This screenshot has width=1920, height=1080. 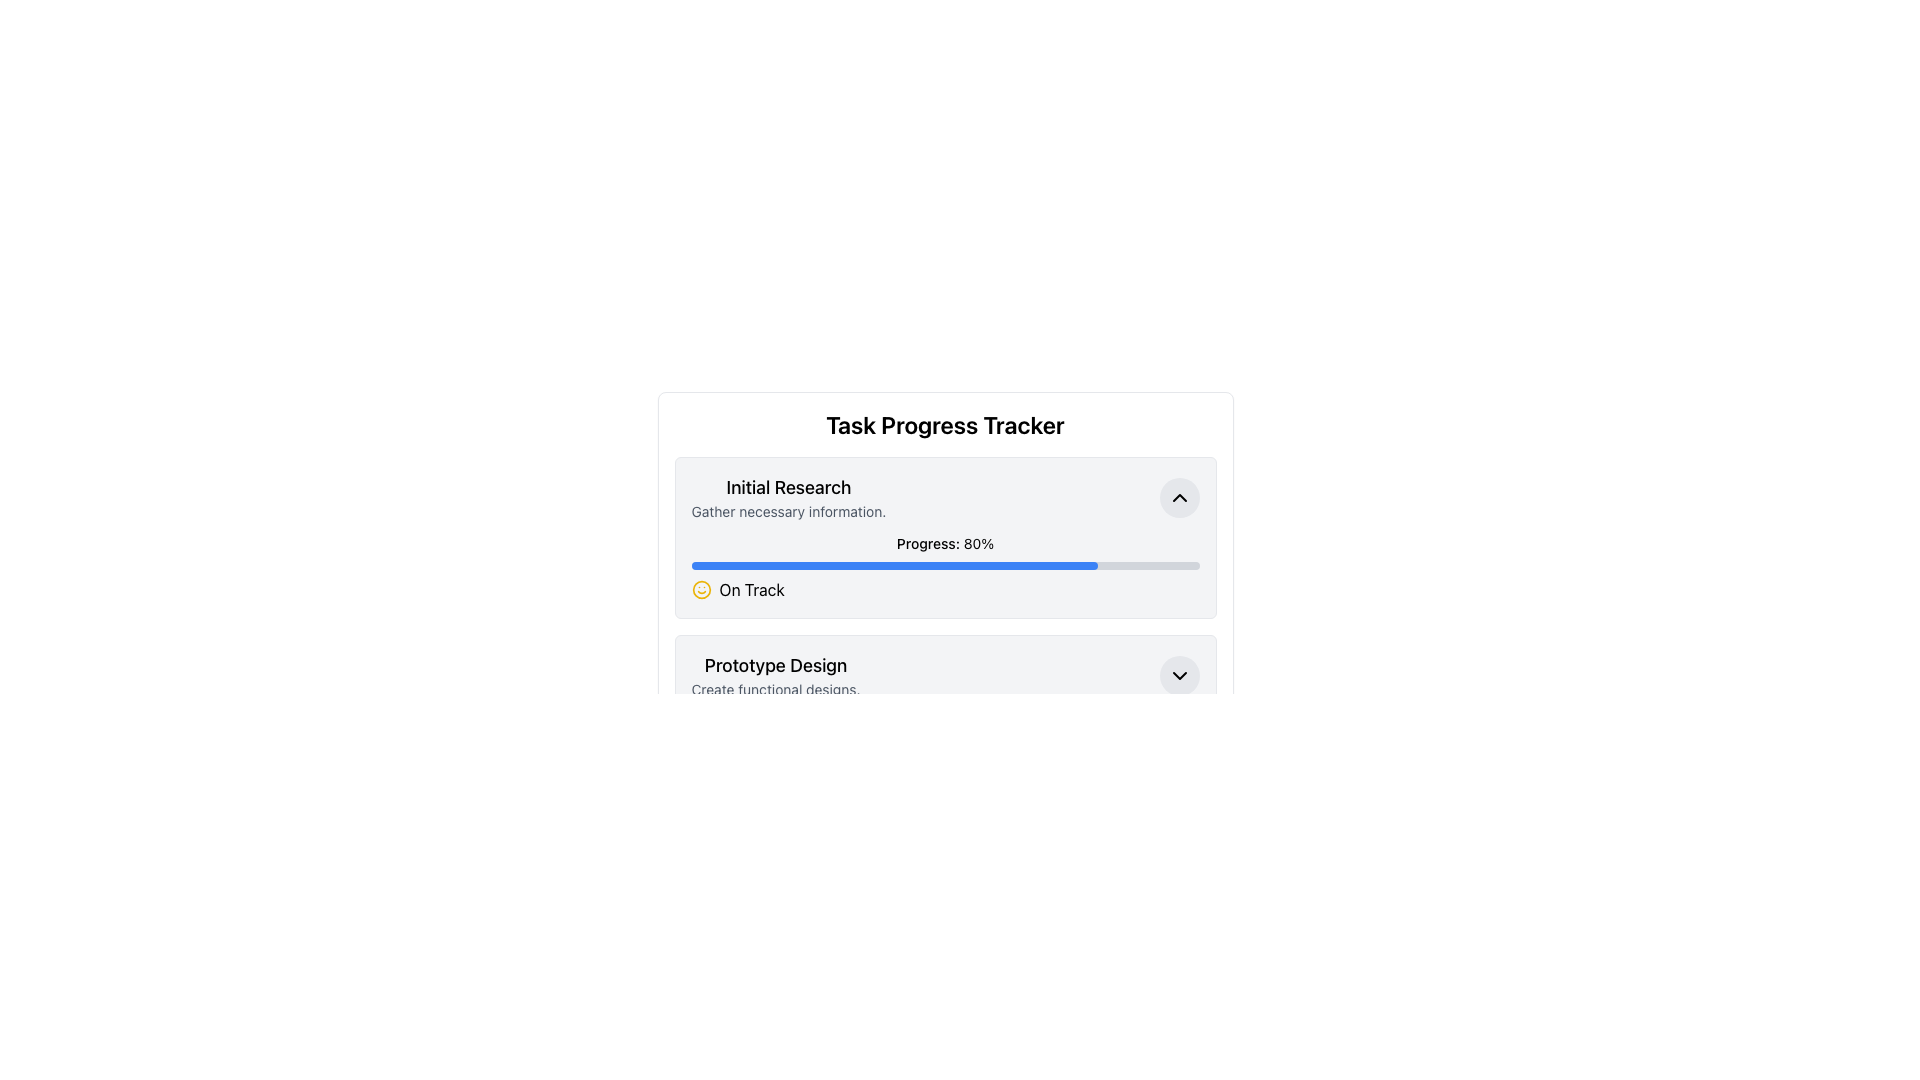 What do you see at coordinates (1179, 496) in the screenshot?
I see `the circular icon with an upward chevron in the 'Initial Research' section to change its background color` at bounding box center [1179, 496].